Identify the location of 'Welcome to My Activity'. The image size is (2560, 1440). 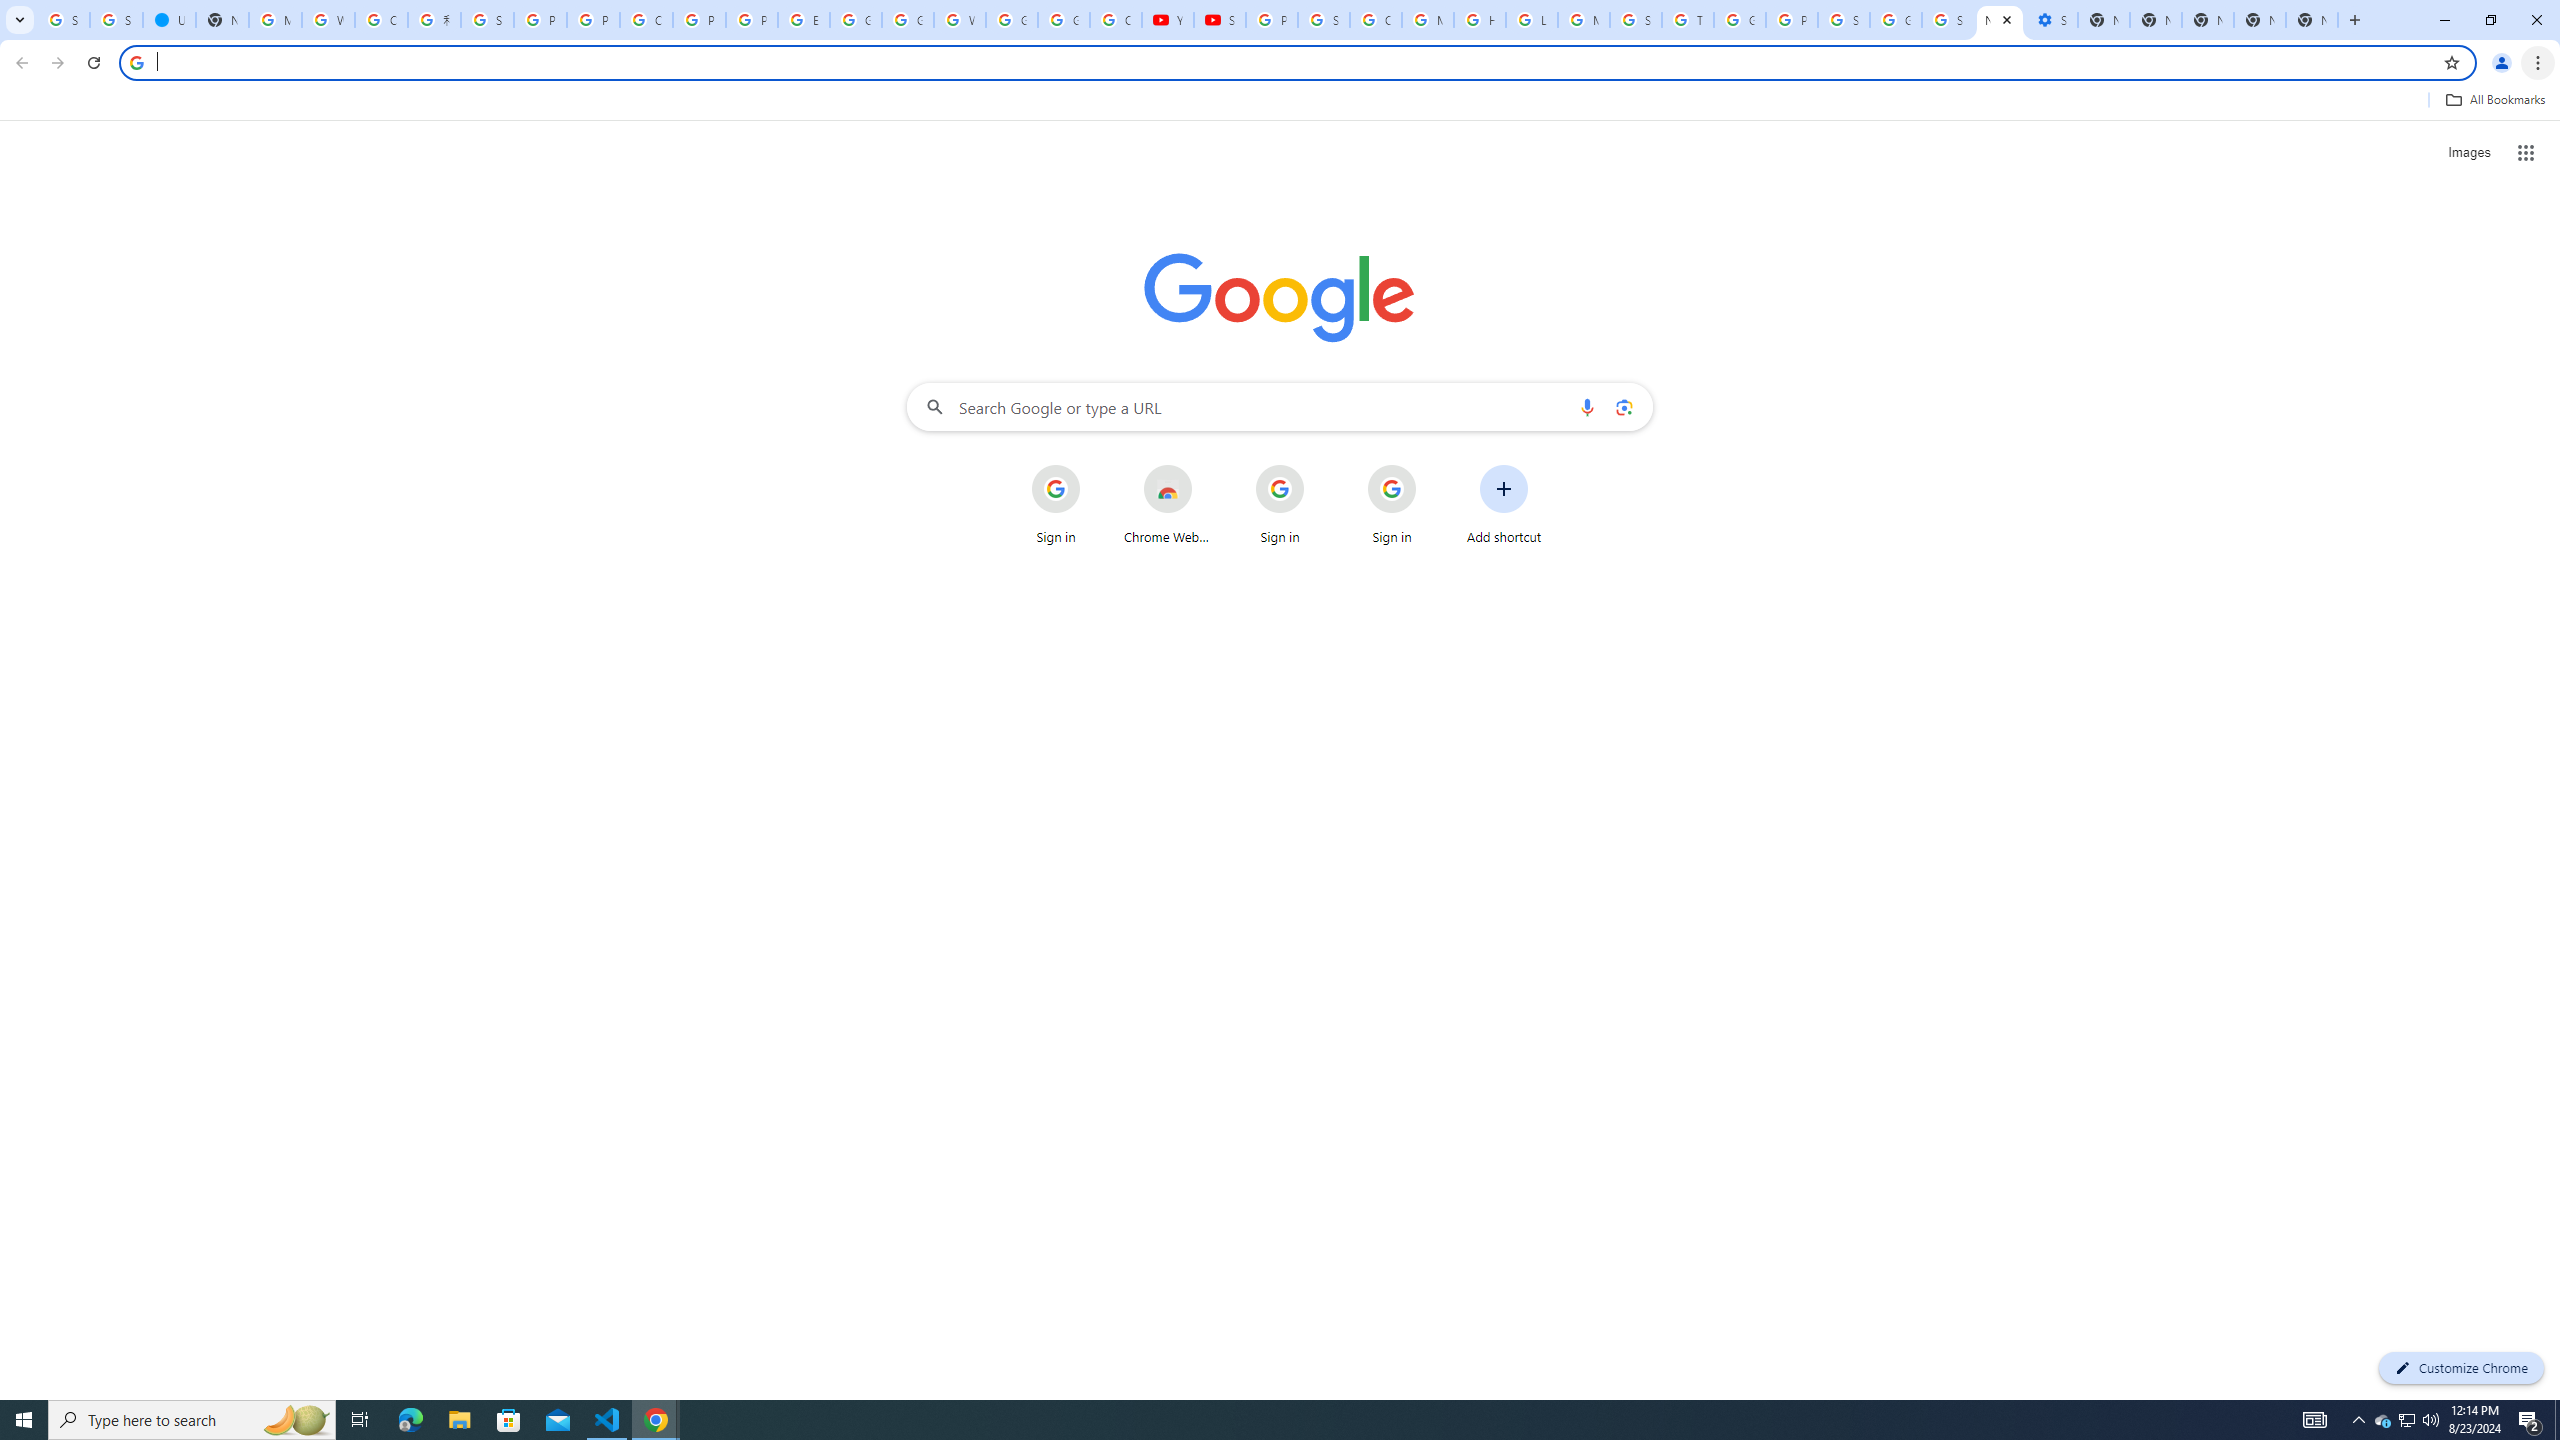
(959, 19).